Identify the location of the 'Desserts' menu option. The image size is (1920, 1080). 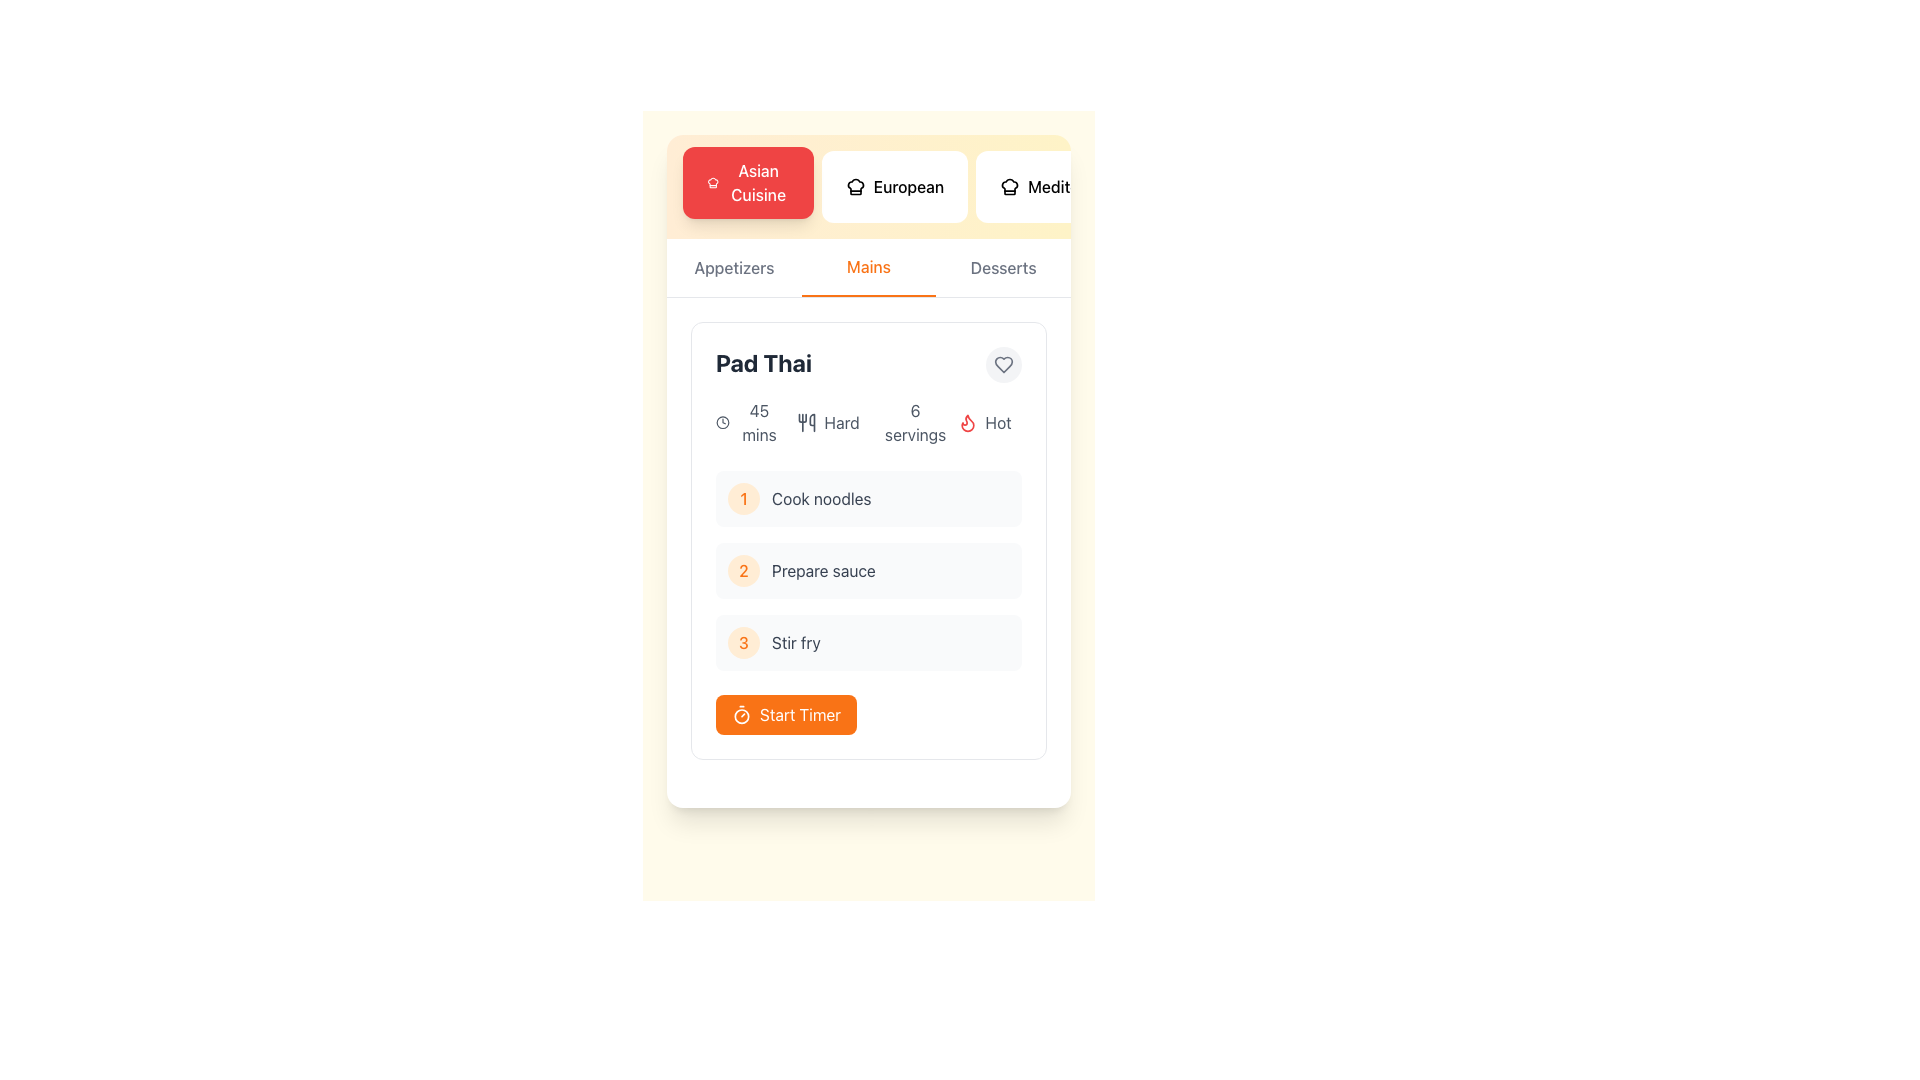
(1003, 266).